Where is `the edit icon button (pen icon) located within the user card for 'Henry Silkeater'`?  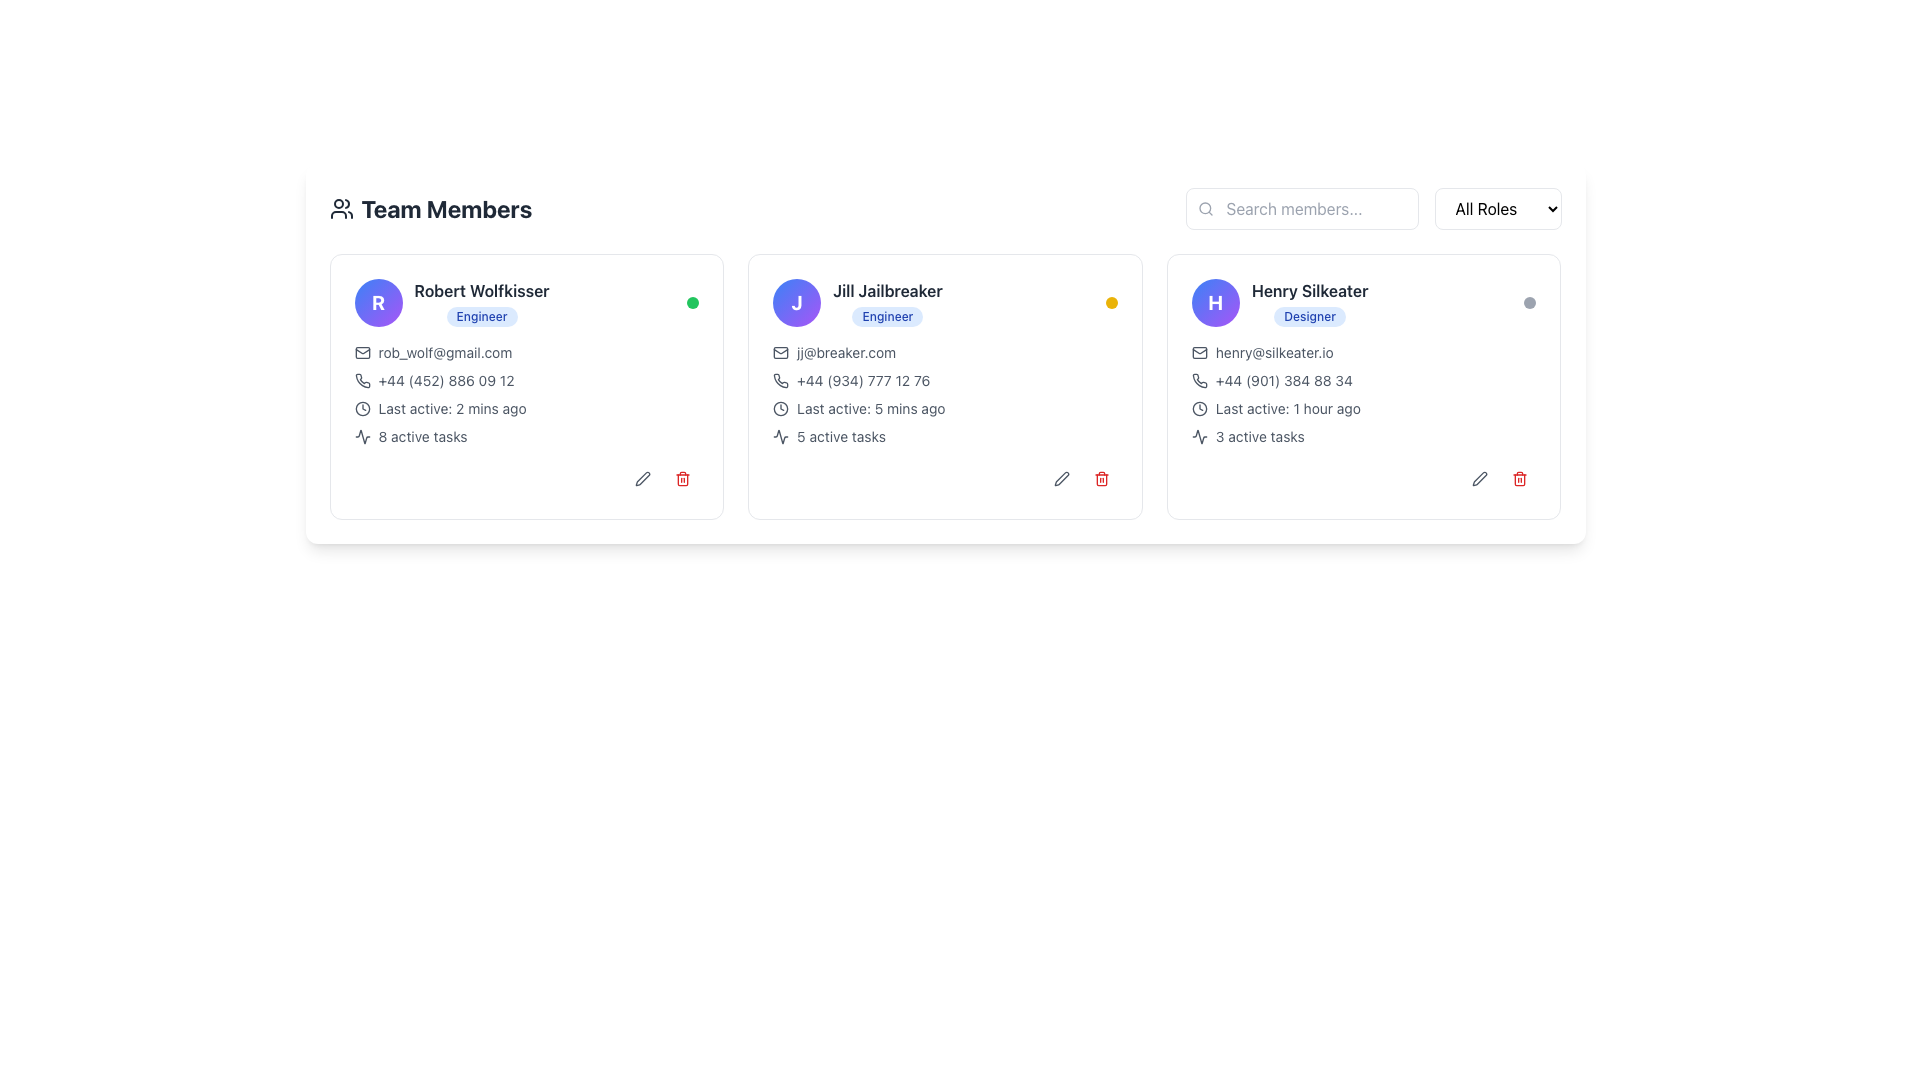
the edit icon button (pen icon) located within the user card for 'Henry Silkeater' is located at coordinates (1480, 478).